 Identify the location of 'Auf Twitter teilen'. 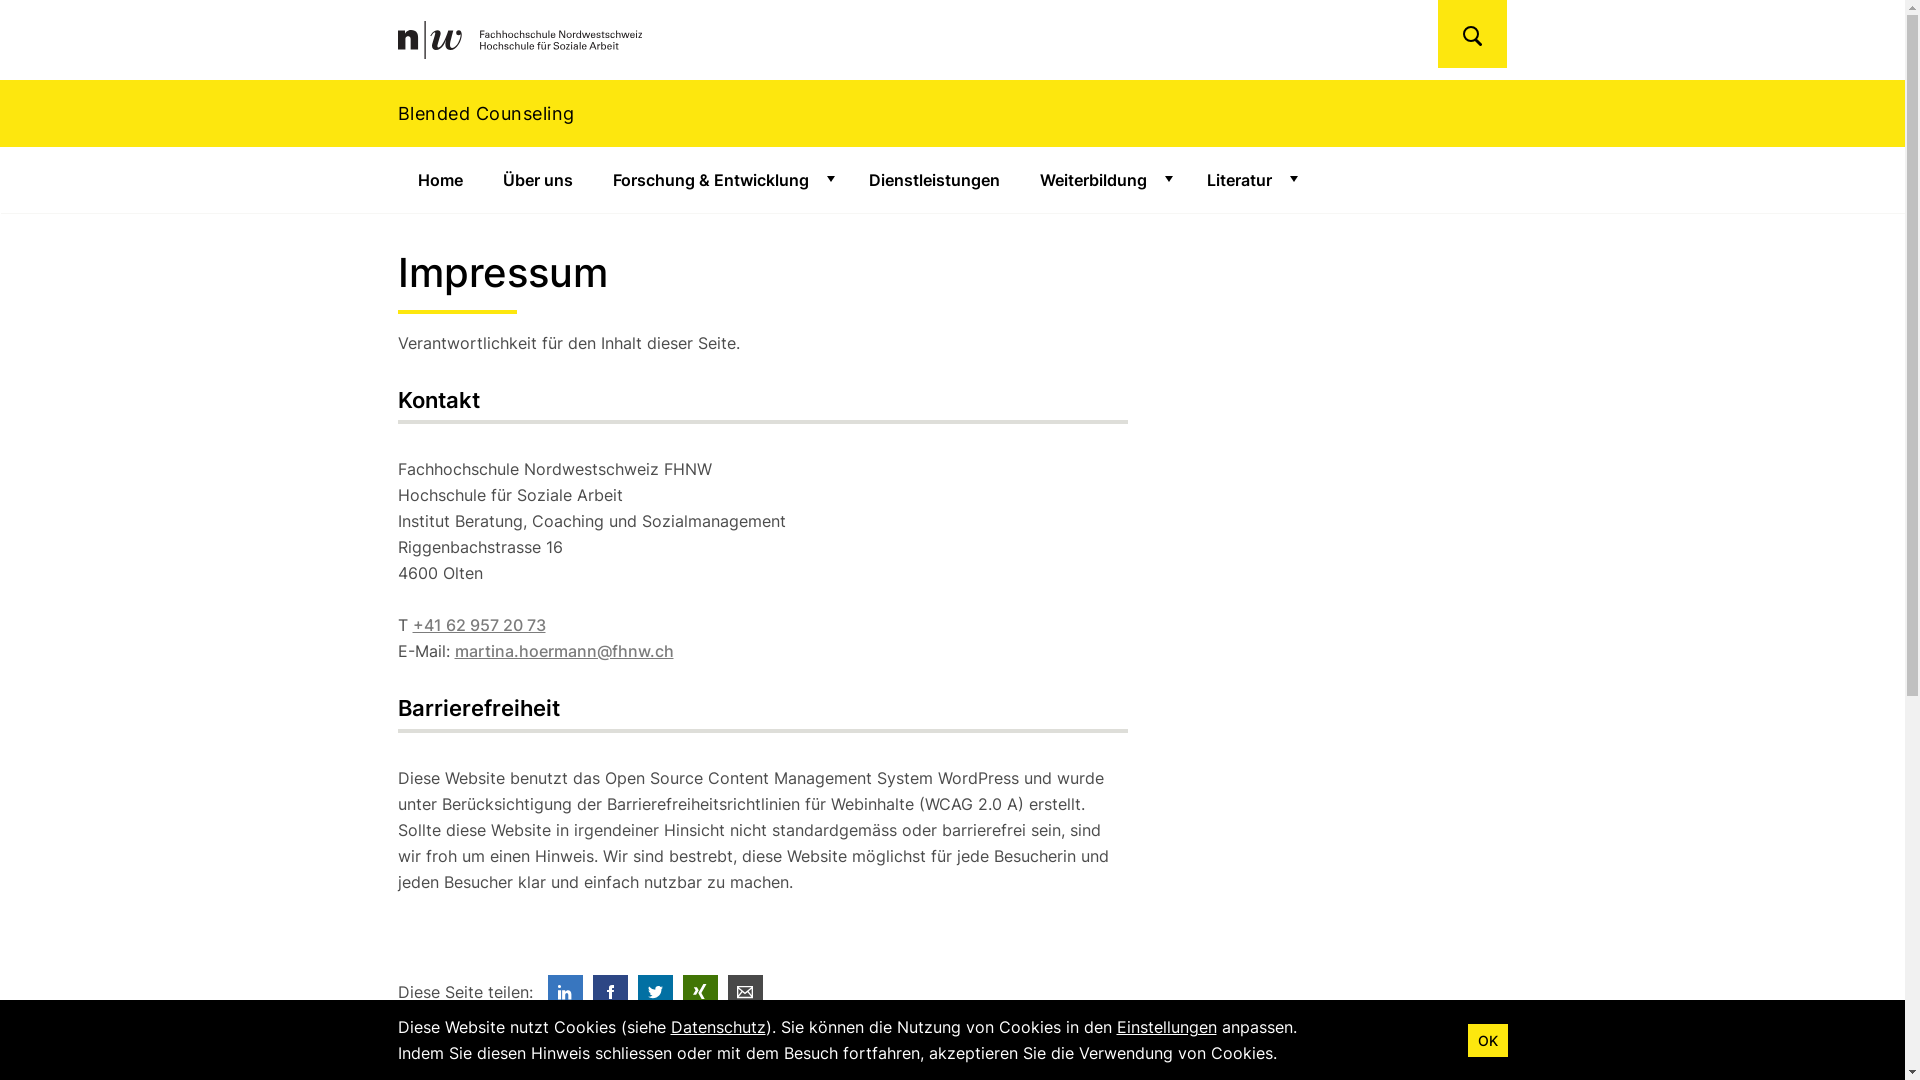
(637, 992).